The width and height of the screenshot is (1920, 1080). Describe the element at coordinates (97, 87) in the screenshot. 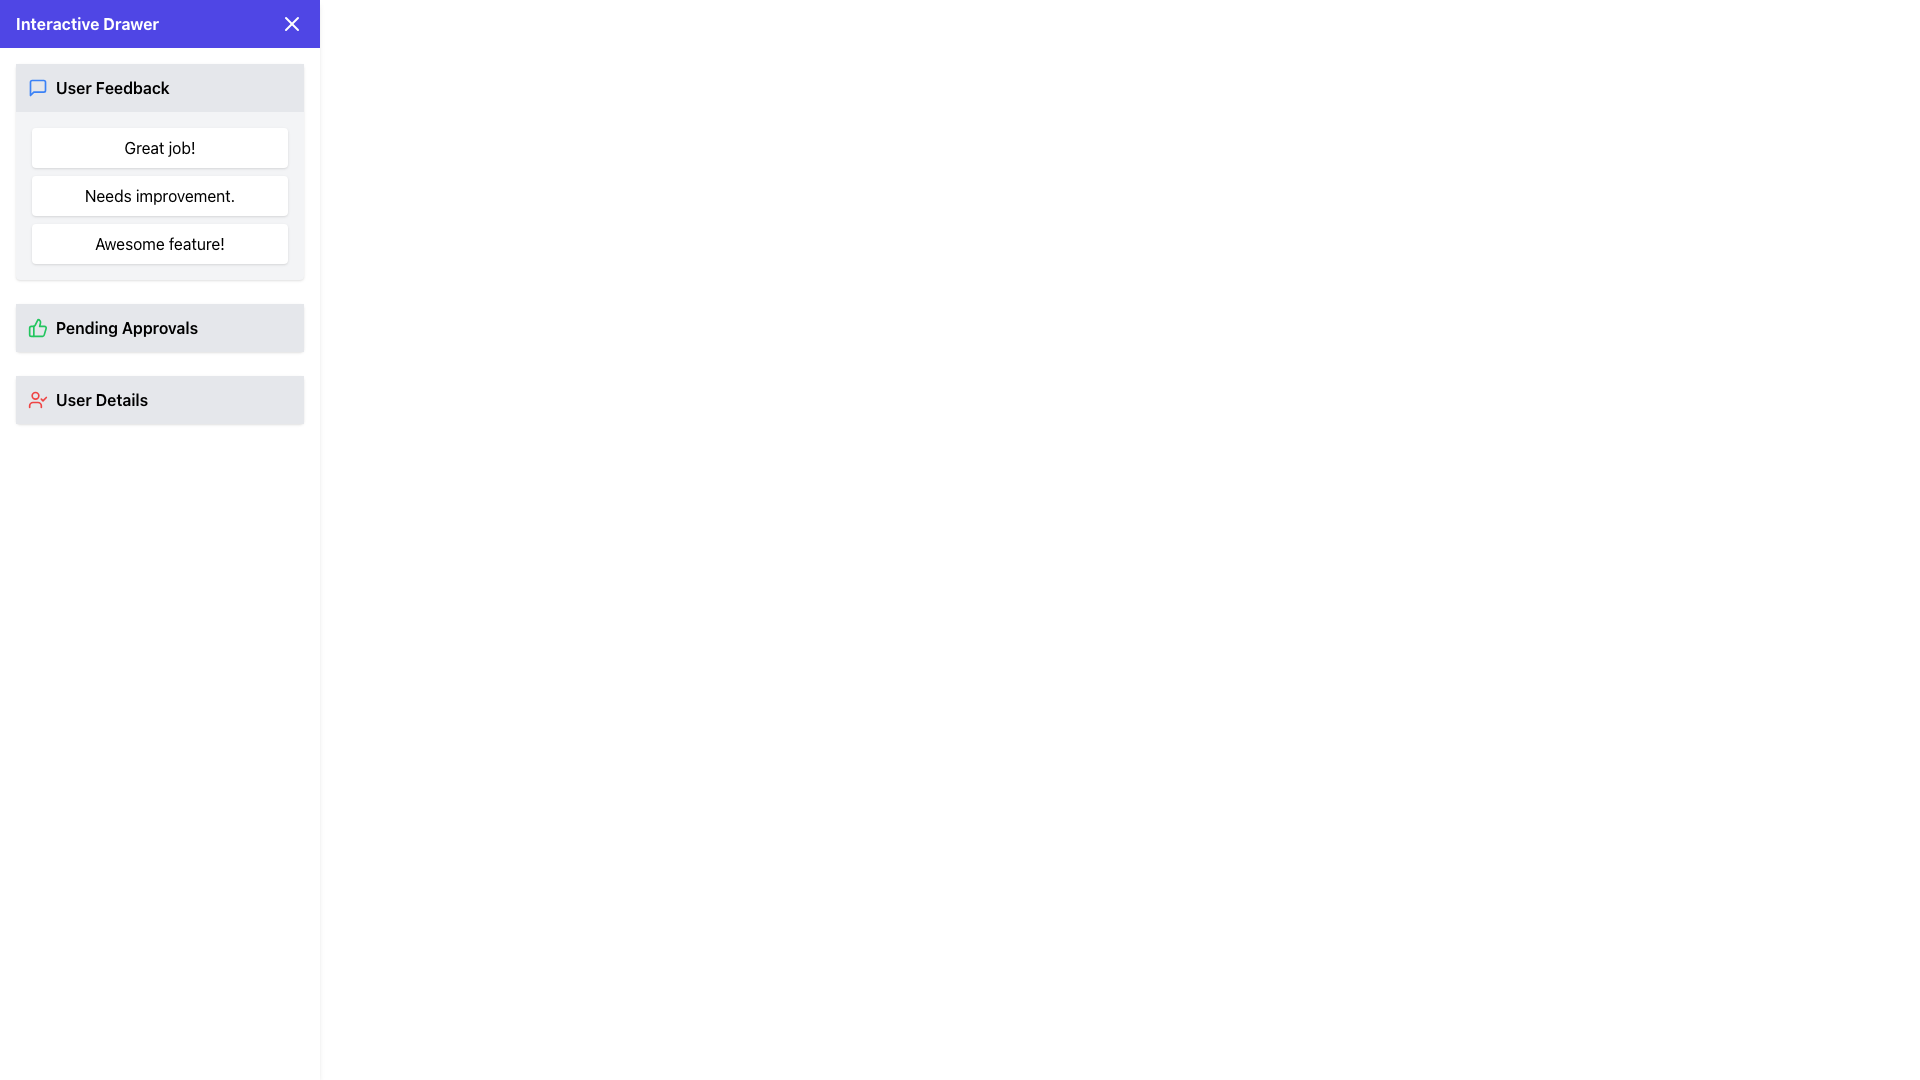

I see `the Menu item labeled section header related to user feedback` at that location.